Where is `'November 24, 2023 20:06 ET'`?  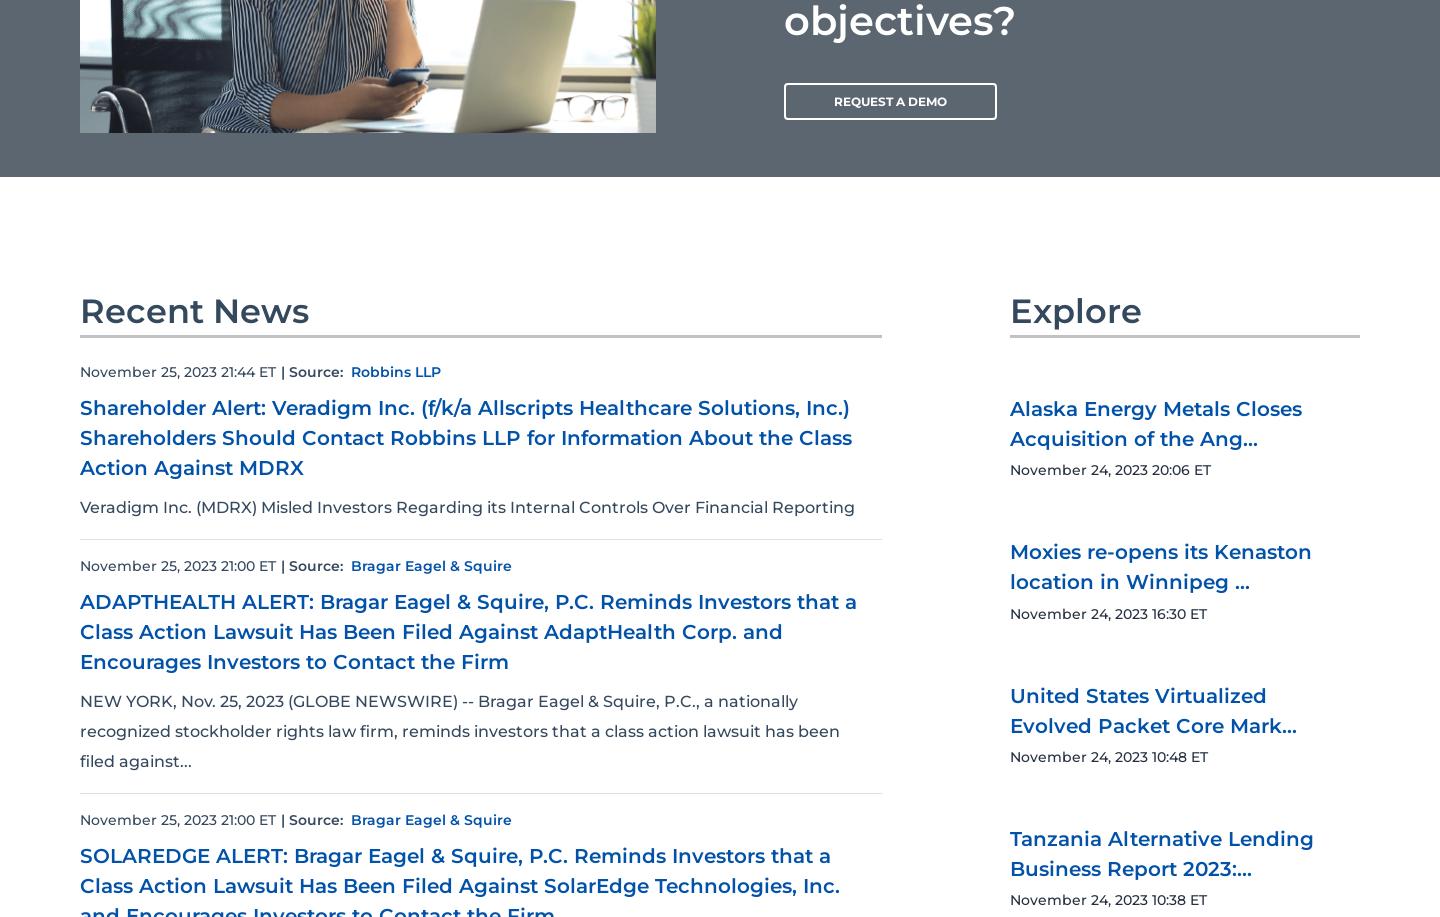
'November 24, 2023 20:06 ET' is located at coordinates (1109, 468).